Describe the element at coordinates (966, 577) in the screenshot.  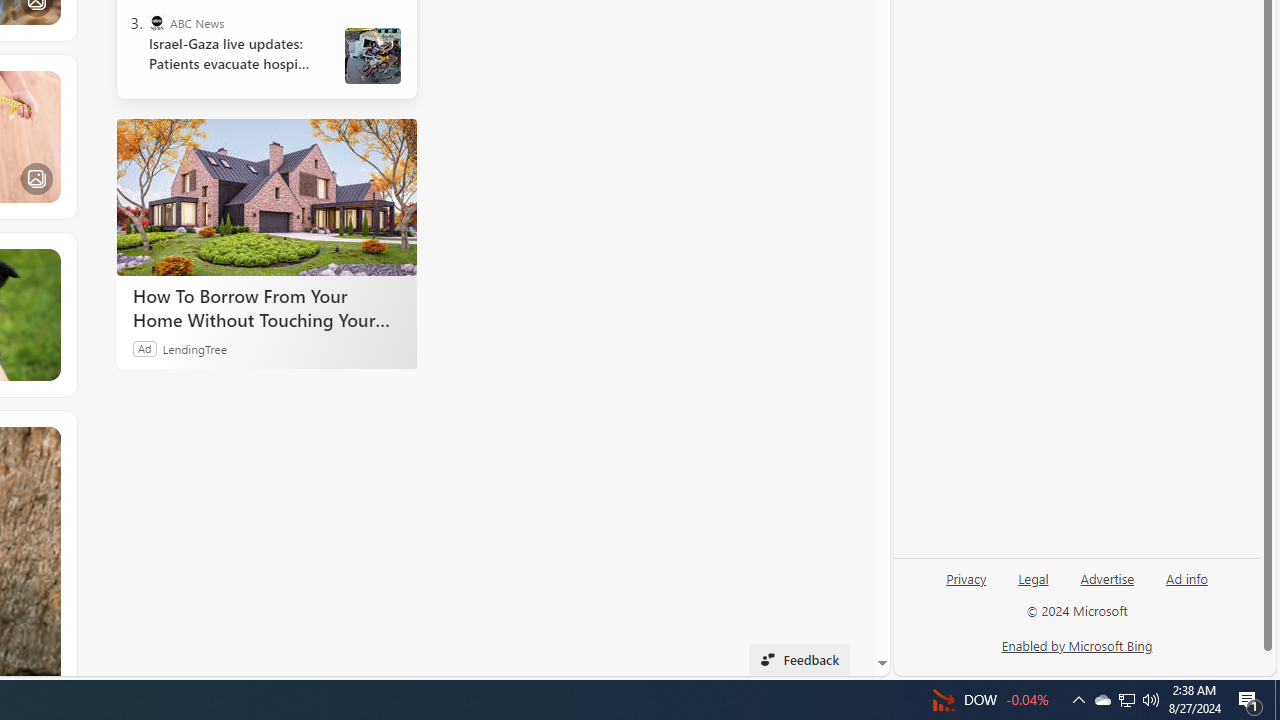
I see `'Privacy'` at that location.